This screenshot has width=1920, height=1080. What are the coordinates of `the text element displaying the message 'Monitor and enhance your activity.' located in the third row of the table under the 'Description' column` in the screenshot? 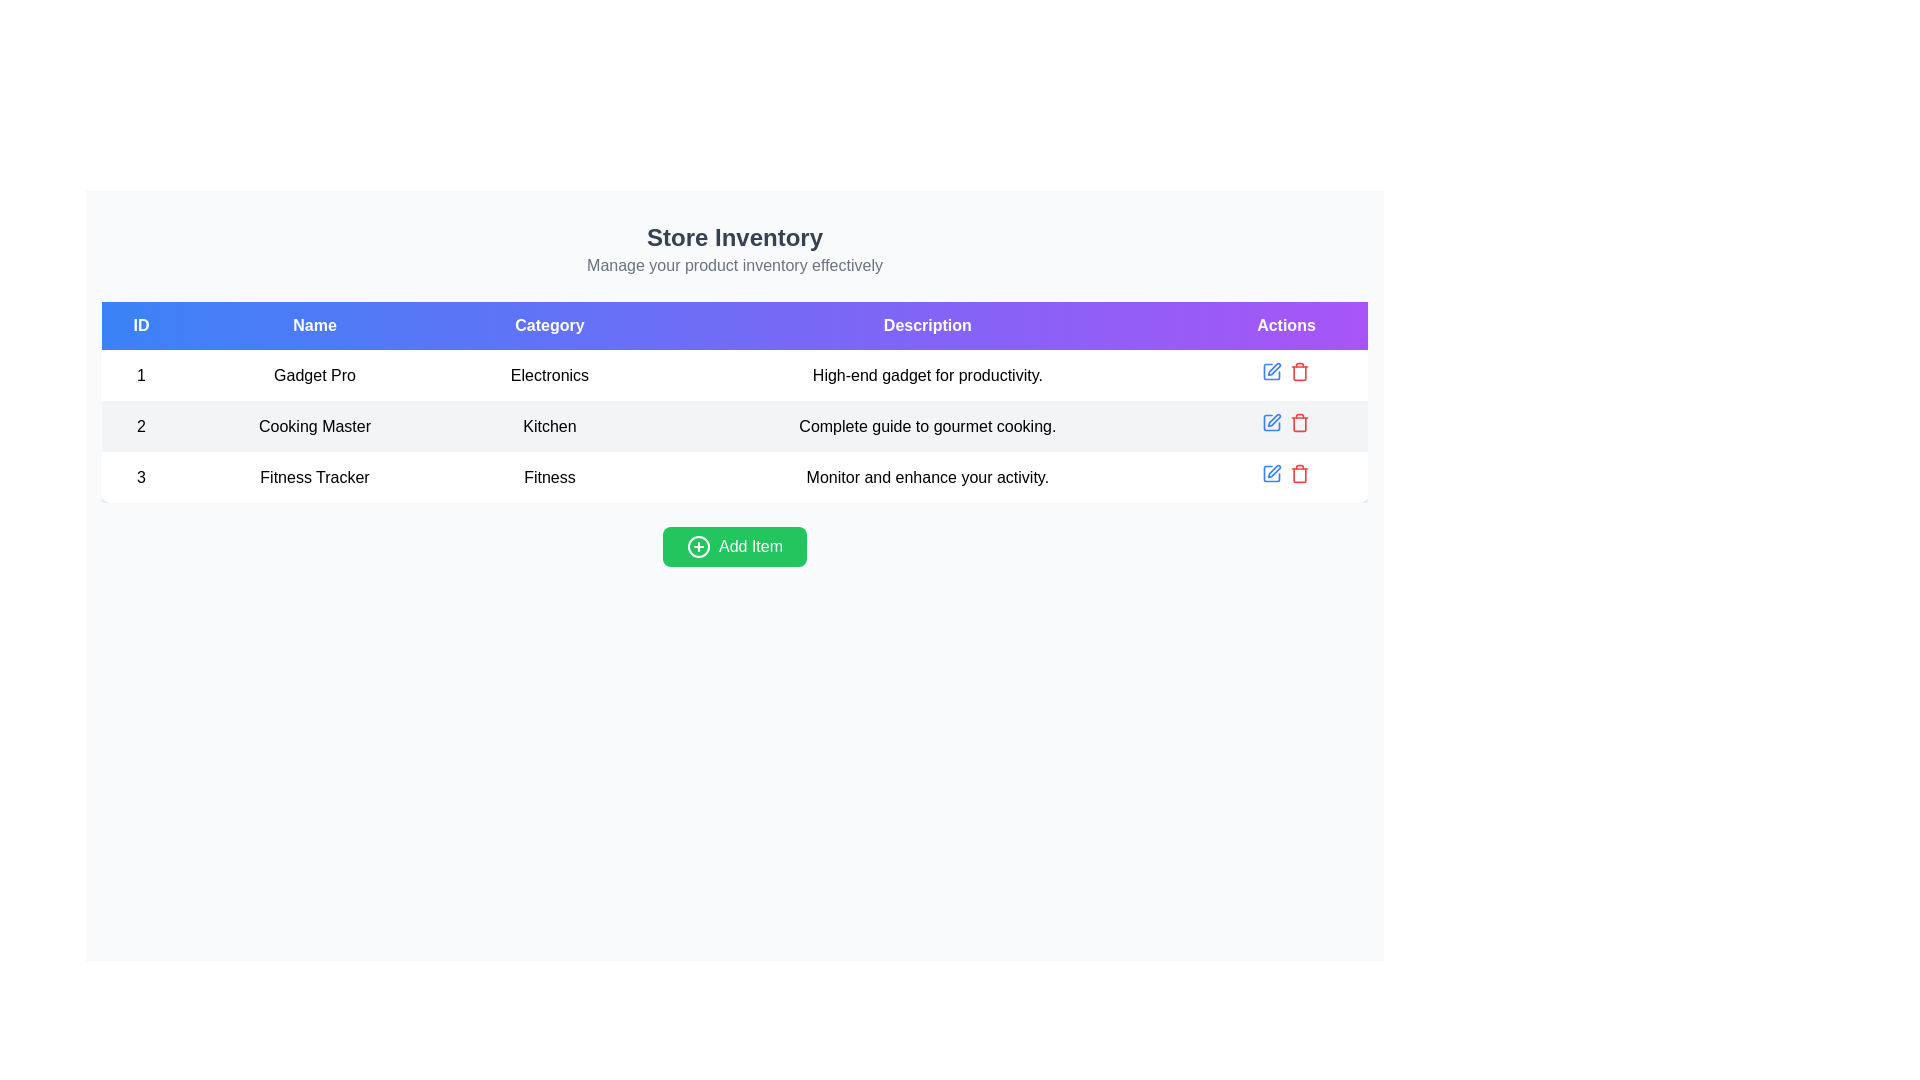 It's located at (926, 477).